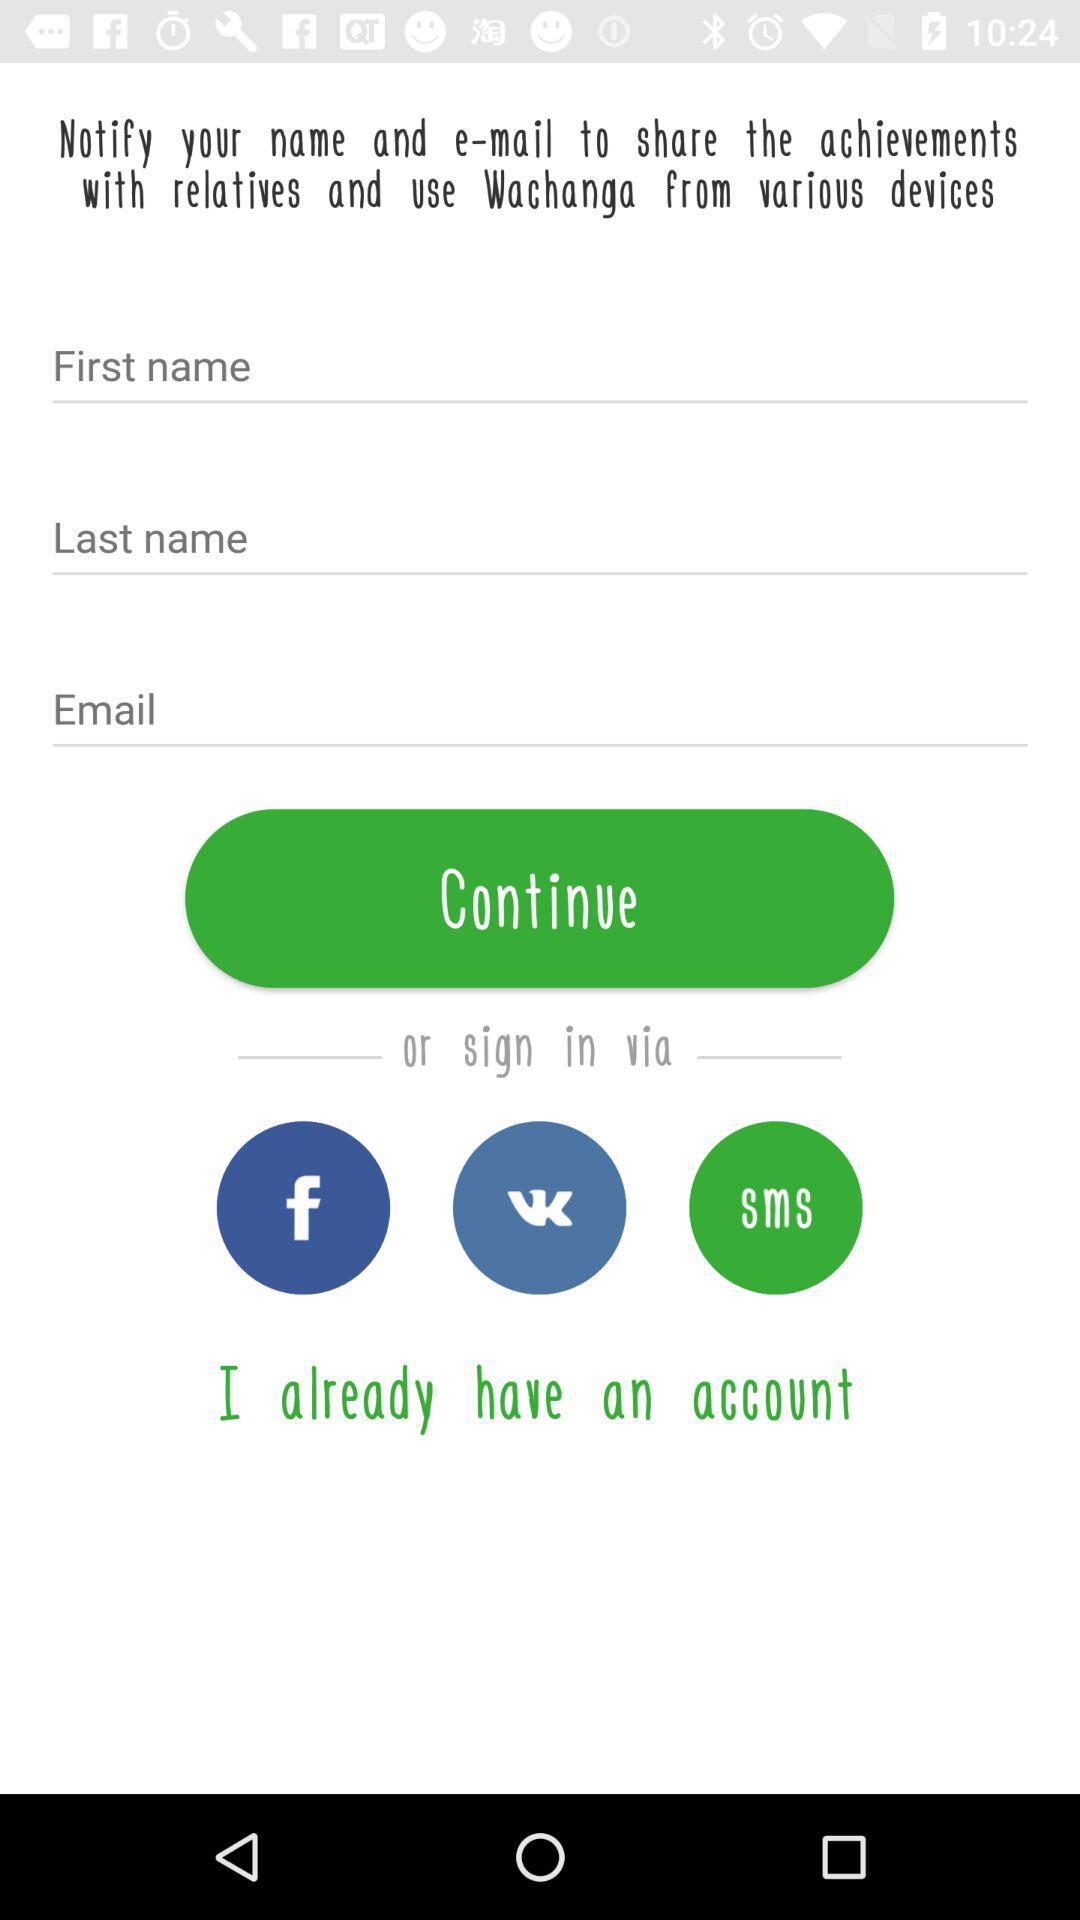 Image resolution: width=1080 pixels, height=1920 pixels. I want to click on text box, so click(540, 539).